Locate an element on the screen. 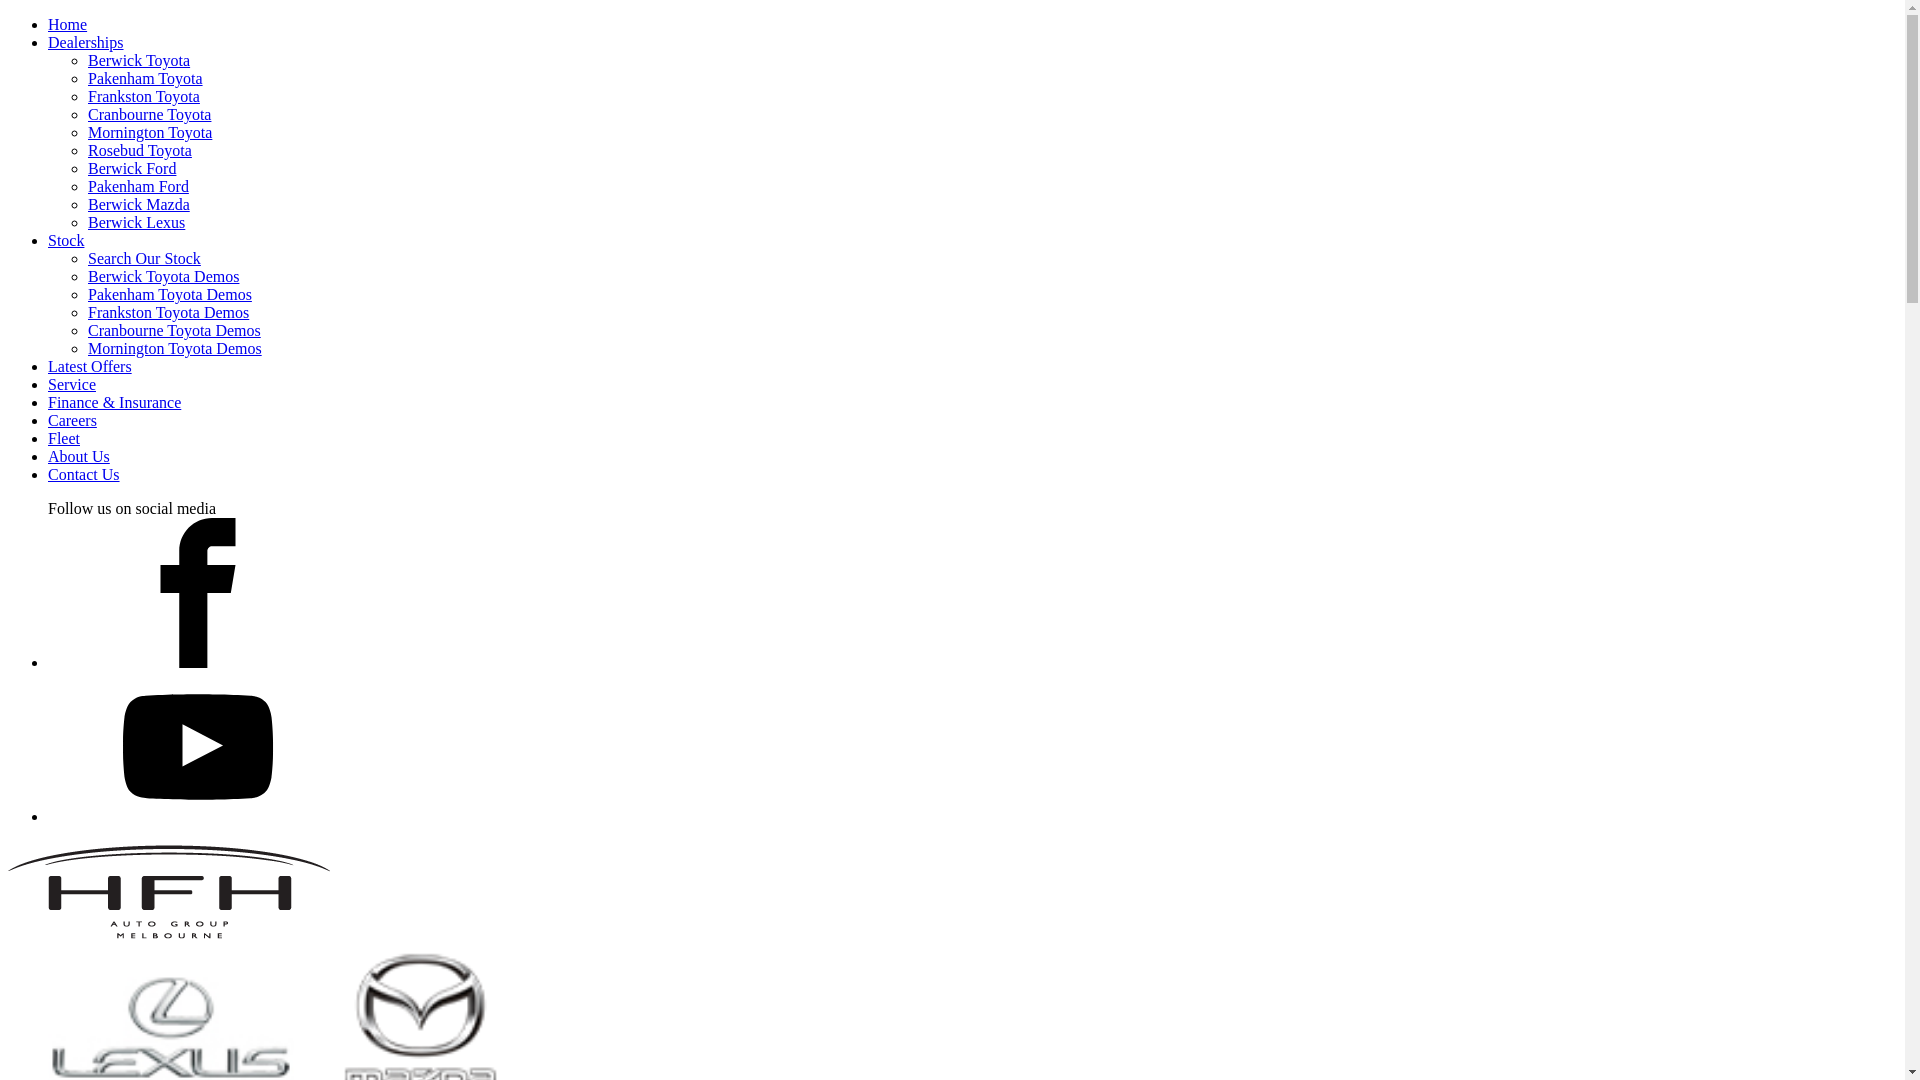 This screenshot has width=1920, height=1080. 'Mornington Toyota' is located at coordinates (86, 132).